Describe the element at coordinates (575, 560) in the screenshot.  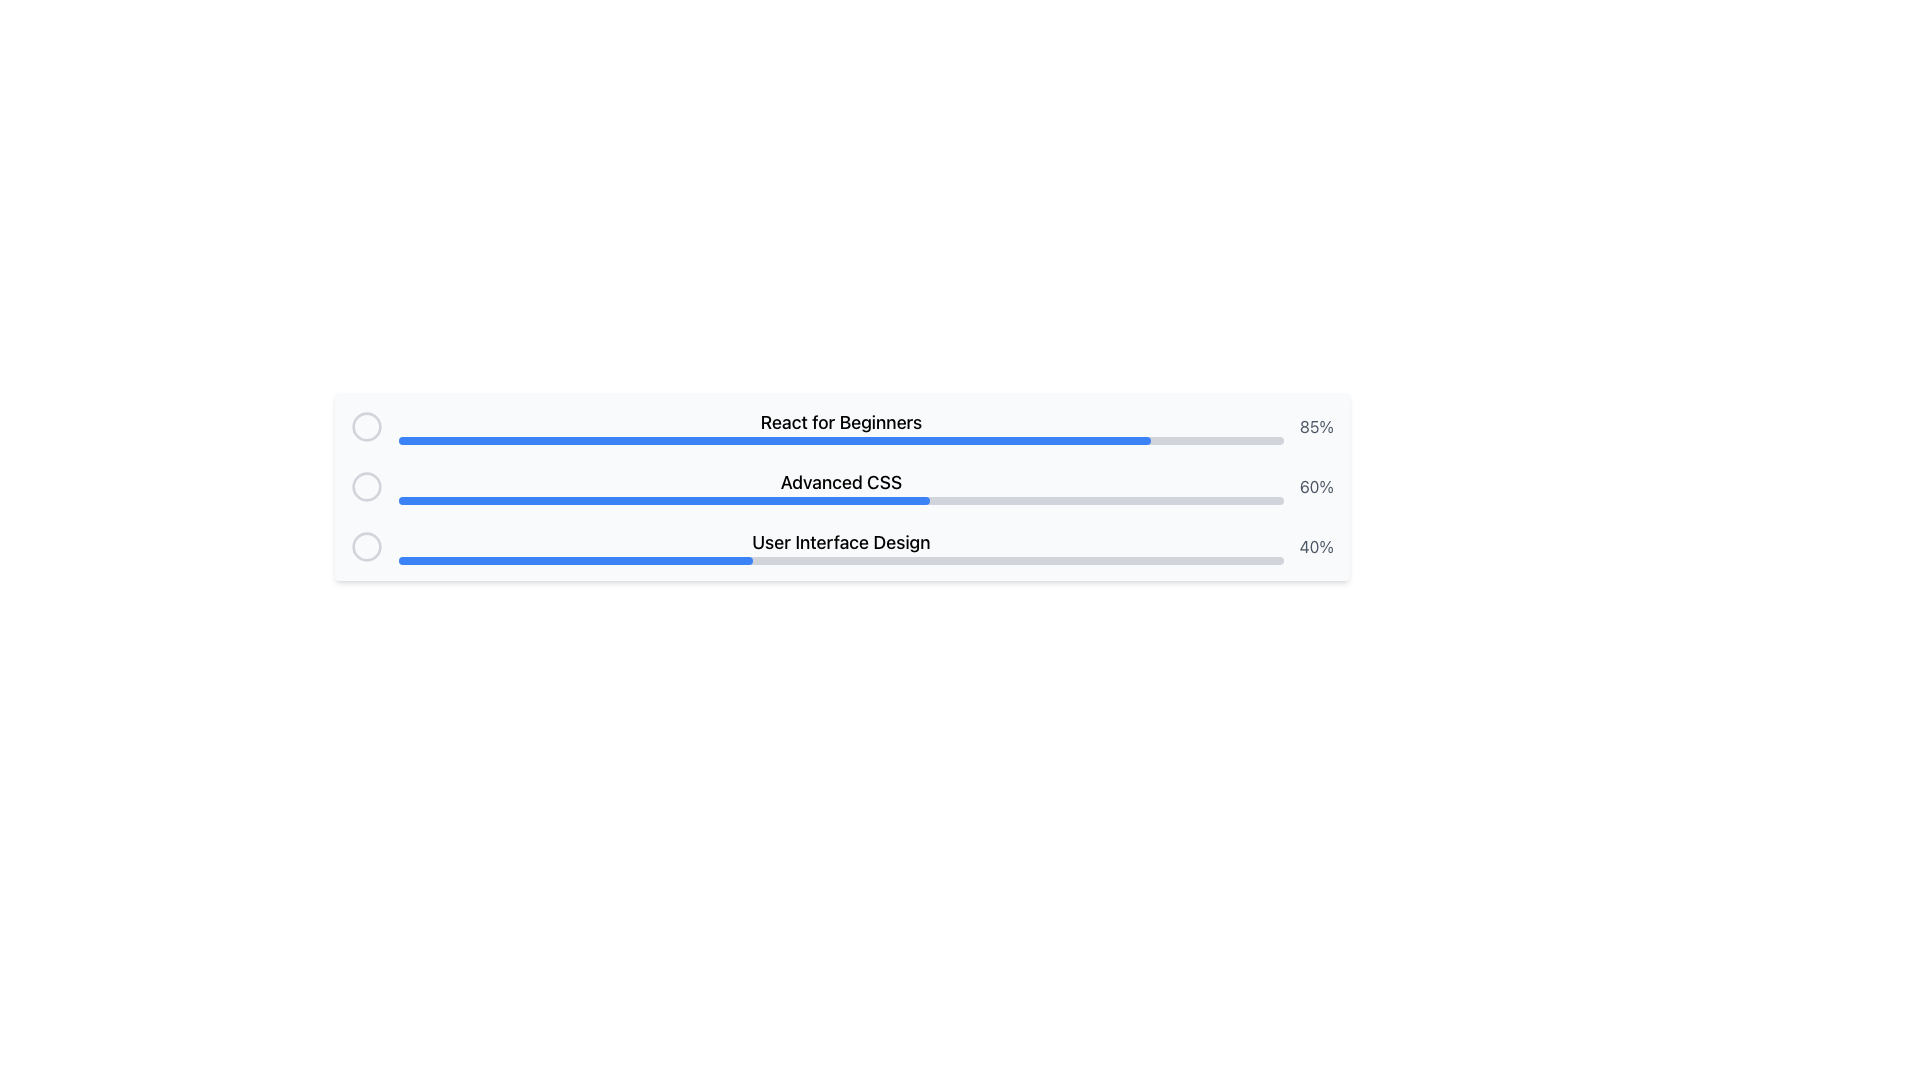
I see `the filled portion of the progress bar that indicates 40% completion, located in the third row below the 'User Interface Design' label` at that location.